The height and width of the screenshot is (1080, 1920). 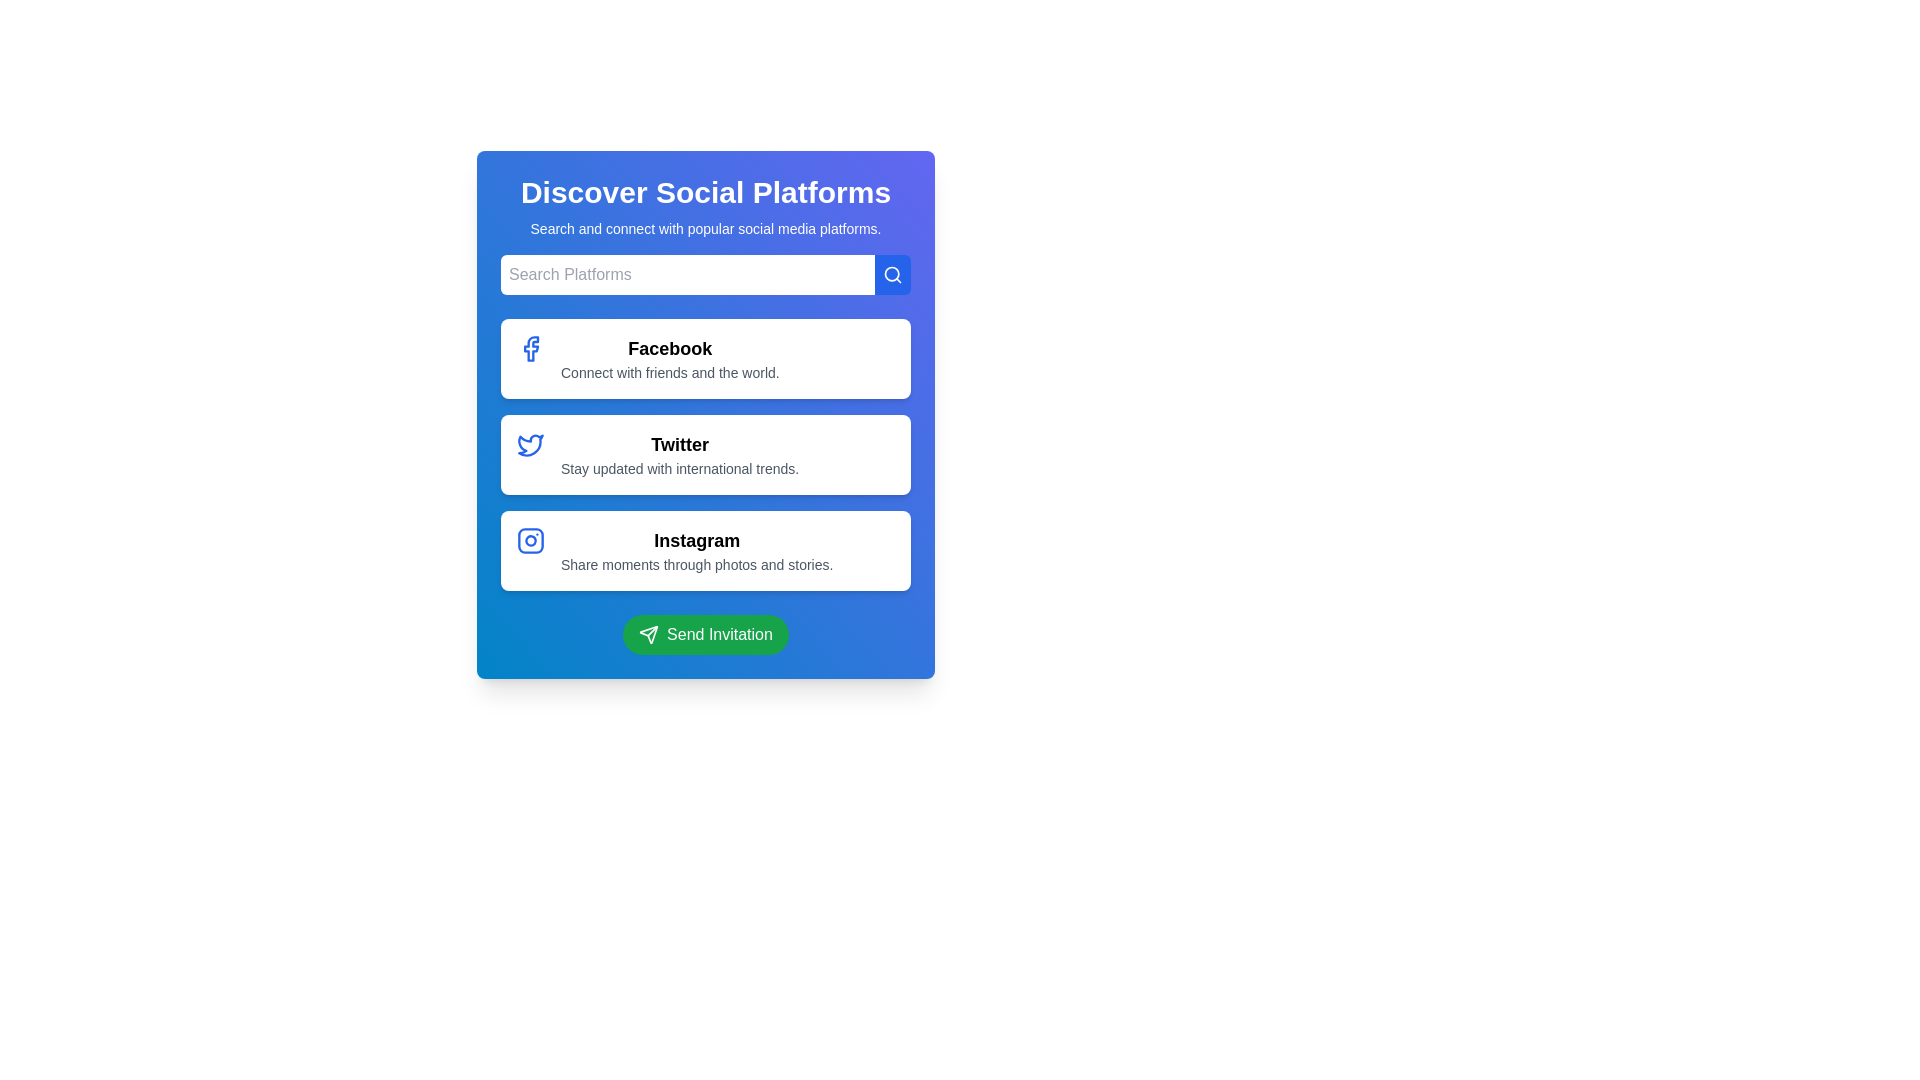 What do you see at coordinates (531, 347) in the screenshot?
I see `the blue Facebook logo icon located to the left of the 'Facebook' text in the first block of social platforms` at bounding box center [531, 347].